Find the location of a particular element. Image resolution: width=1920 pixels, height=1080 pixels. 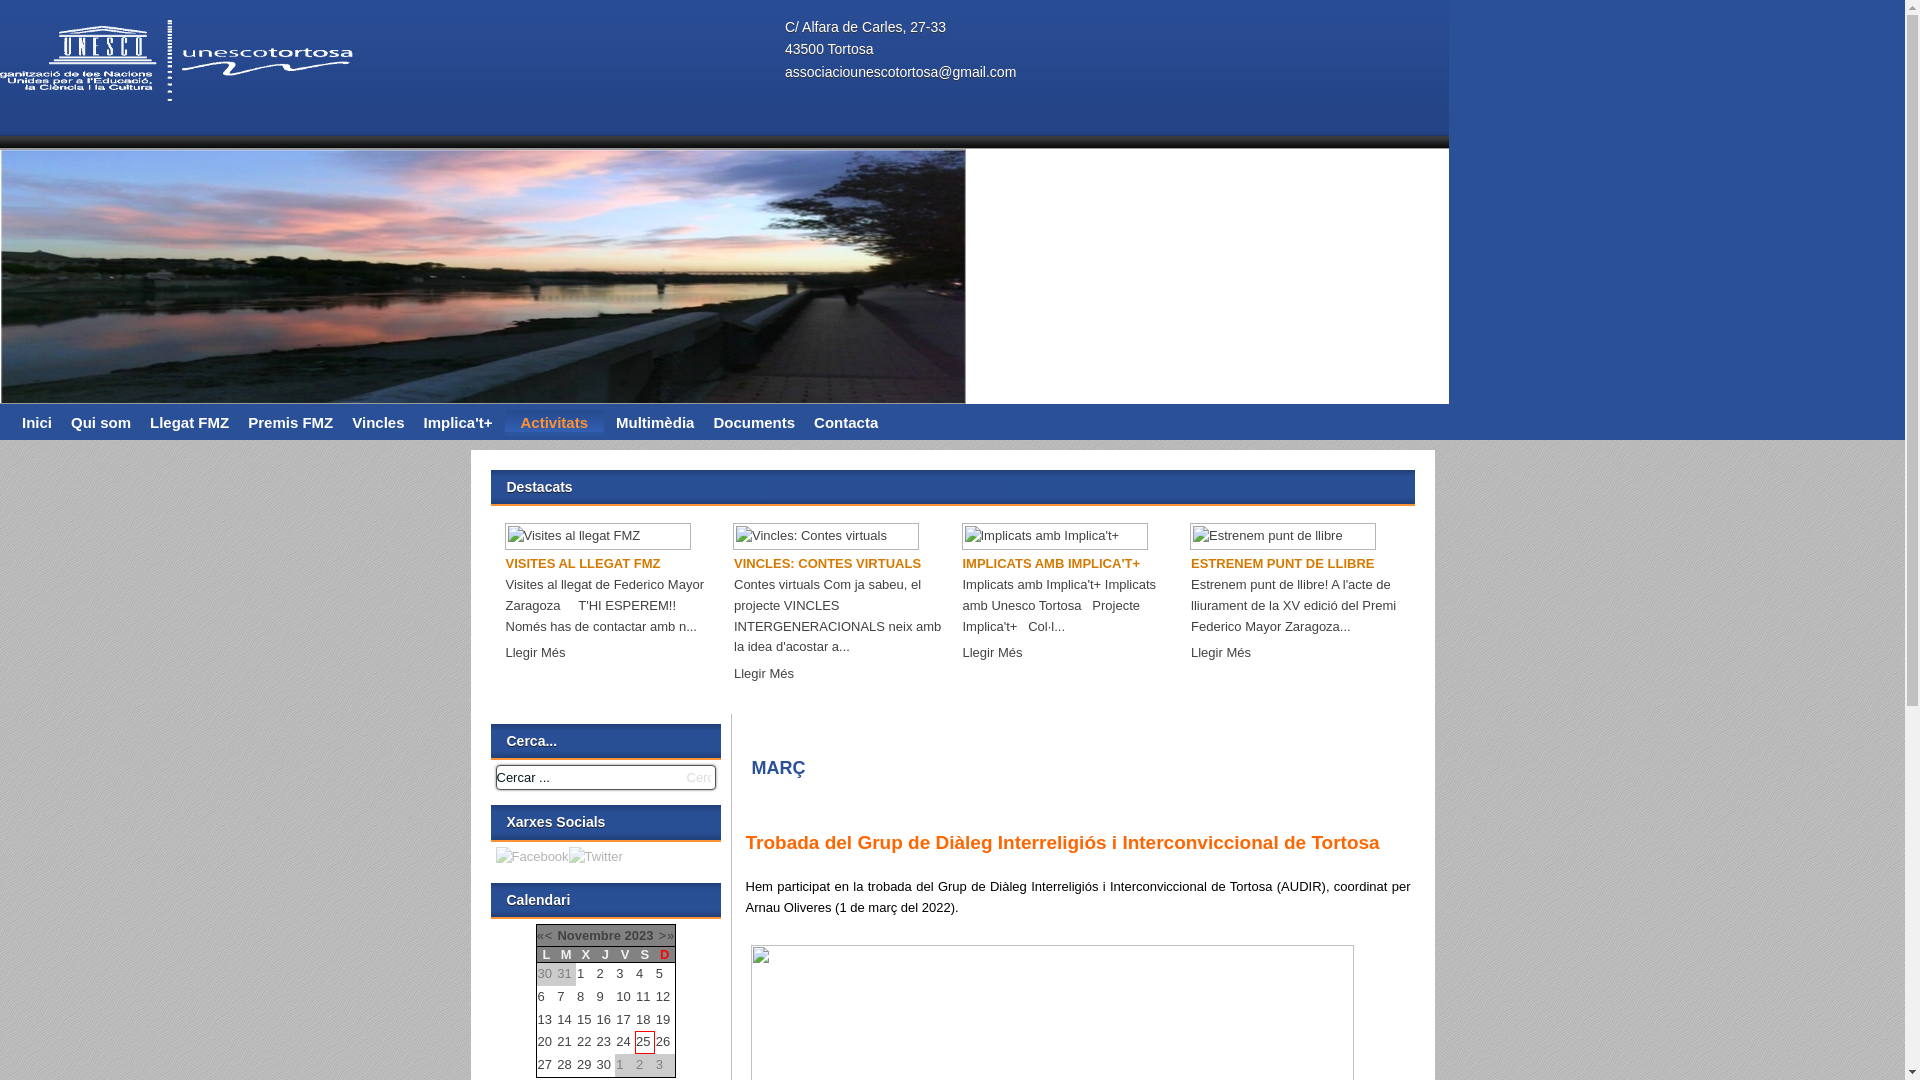

'6' is located at coordinates (541, 996).